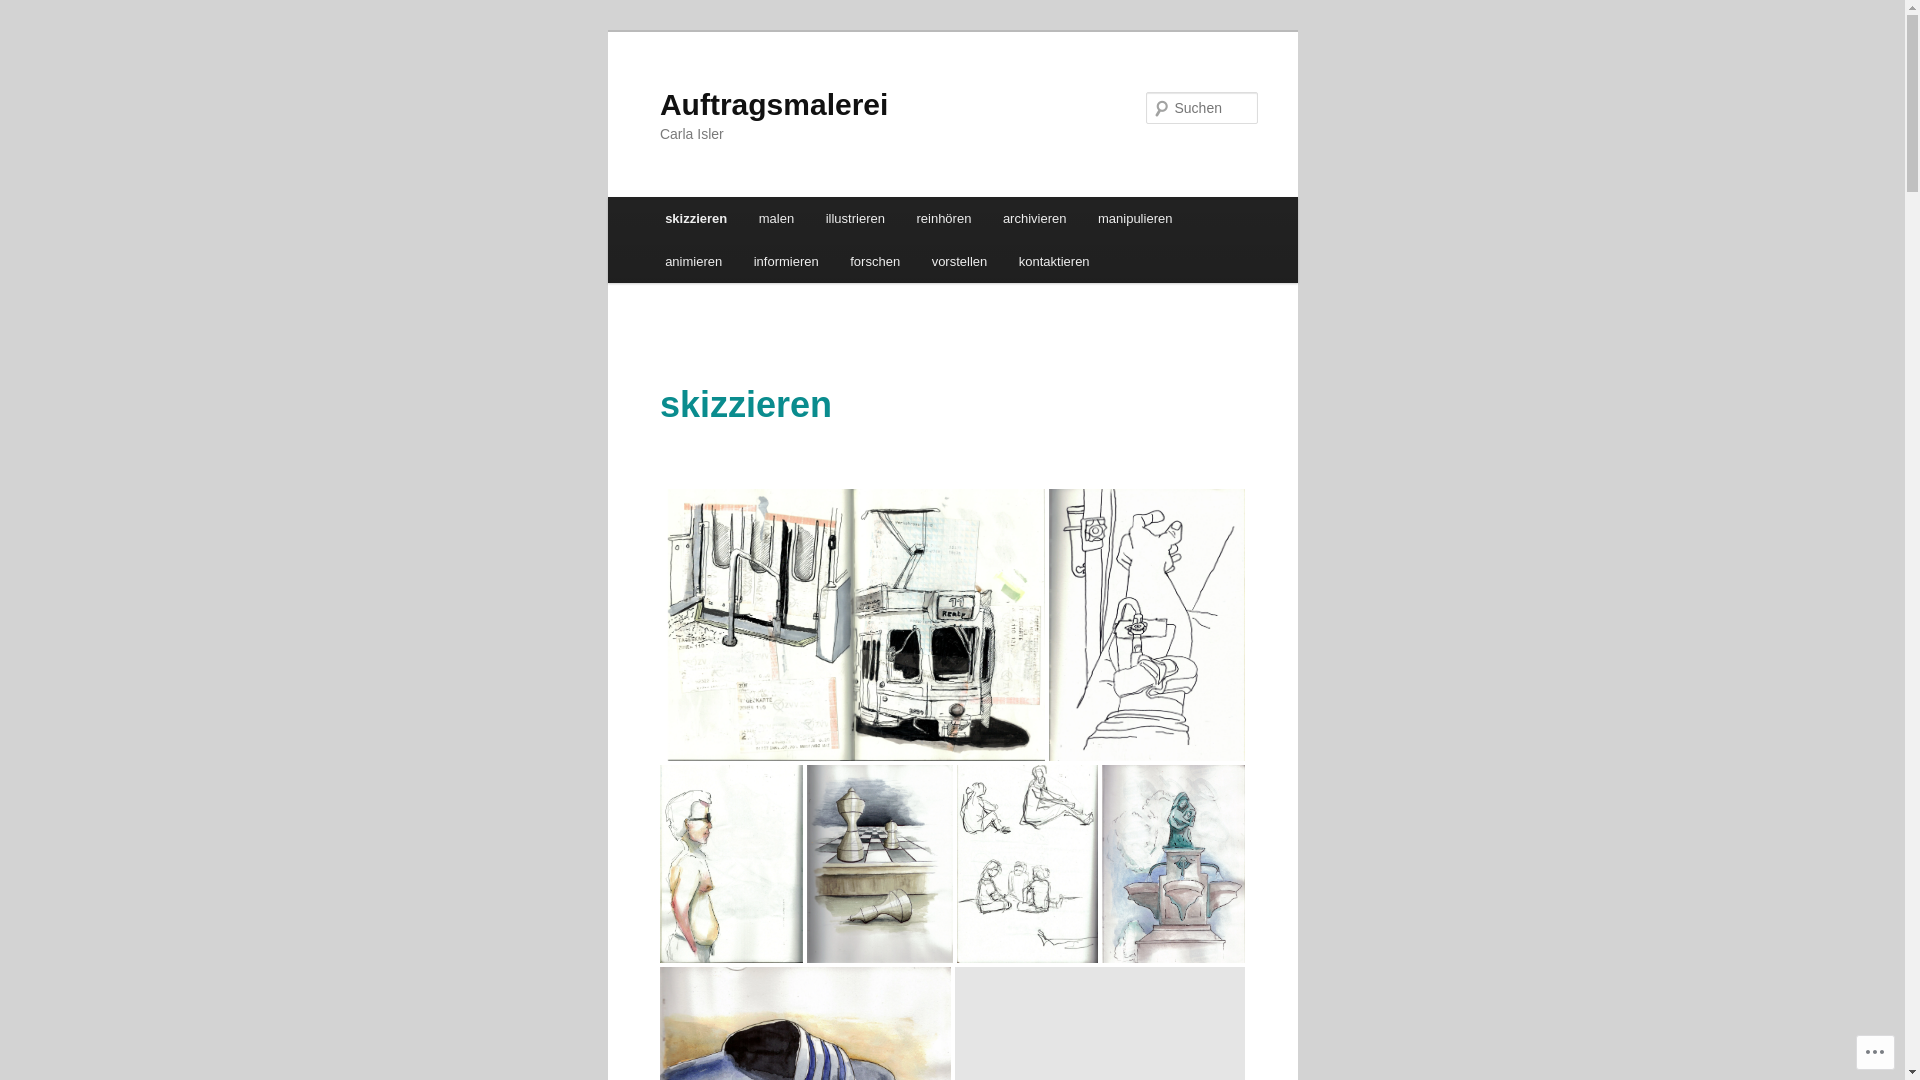 The height and width of the screenshot is (1080, 1920). Describe the element at coordinates (958, 260) in the screenshot. I see `'vorstellen'` at that location.